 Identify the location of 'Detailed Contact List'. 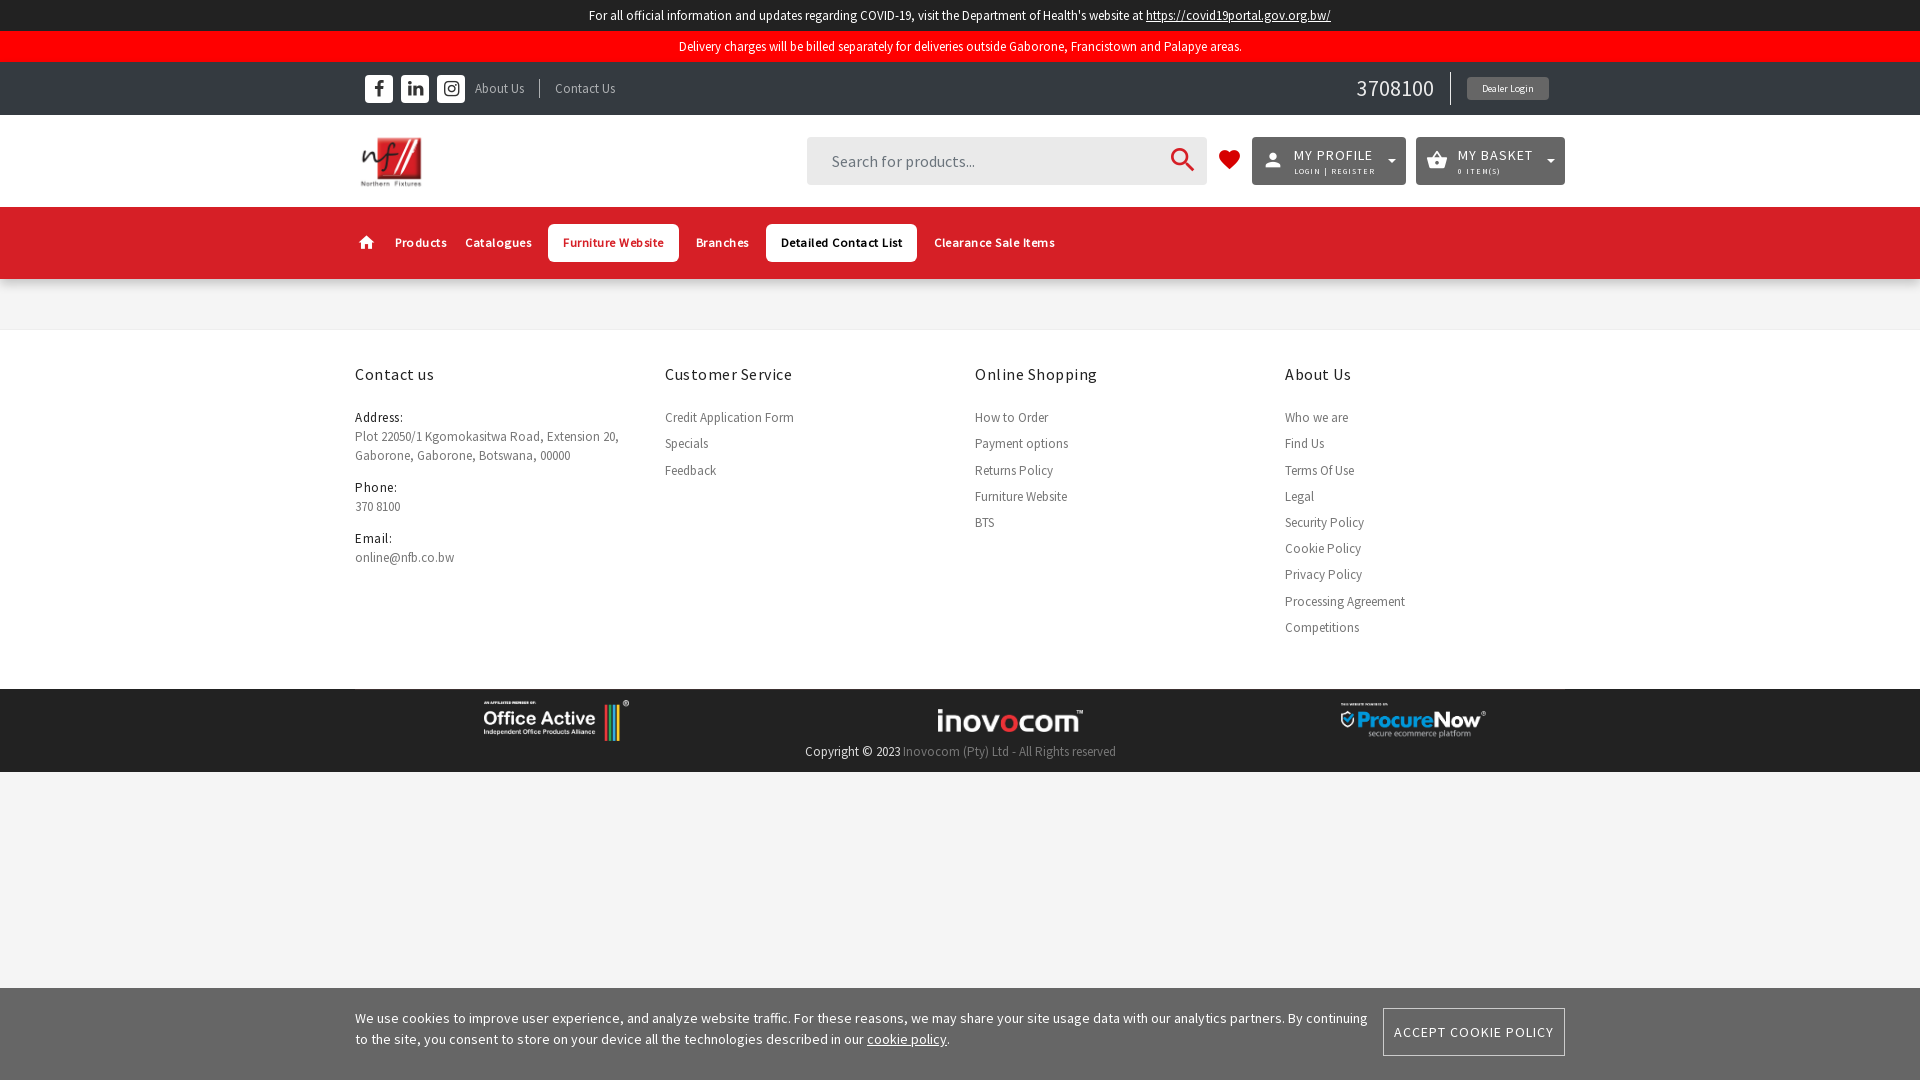
(765, 242).